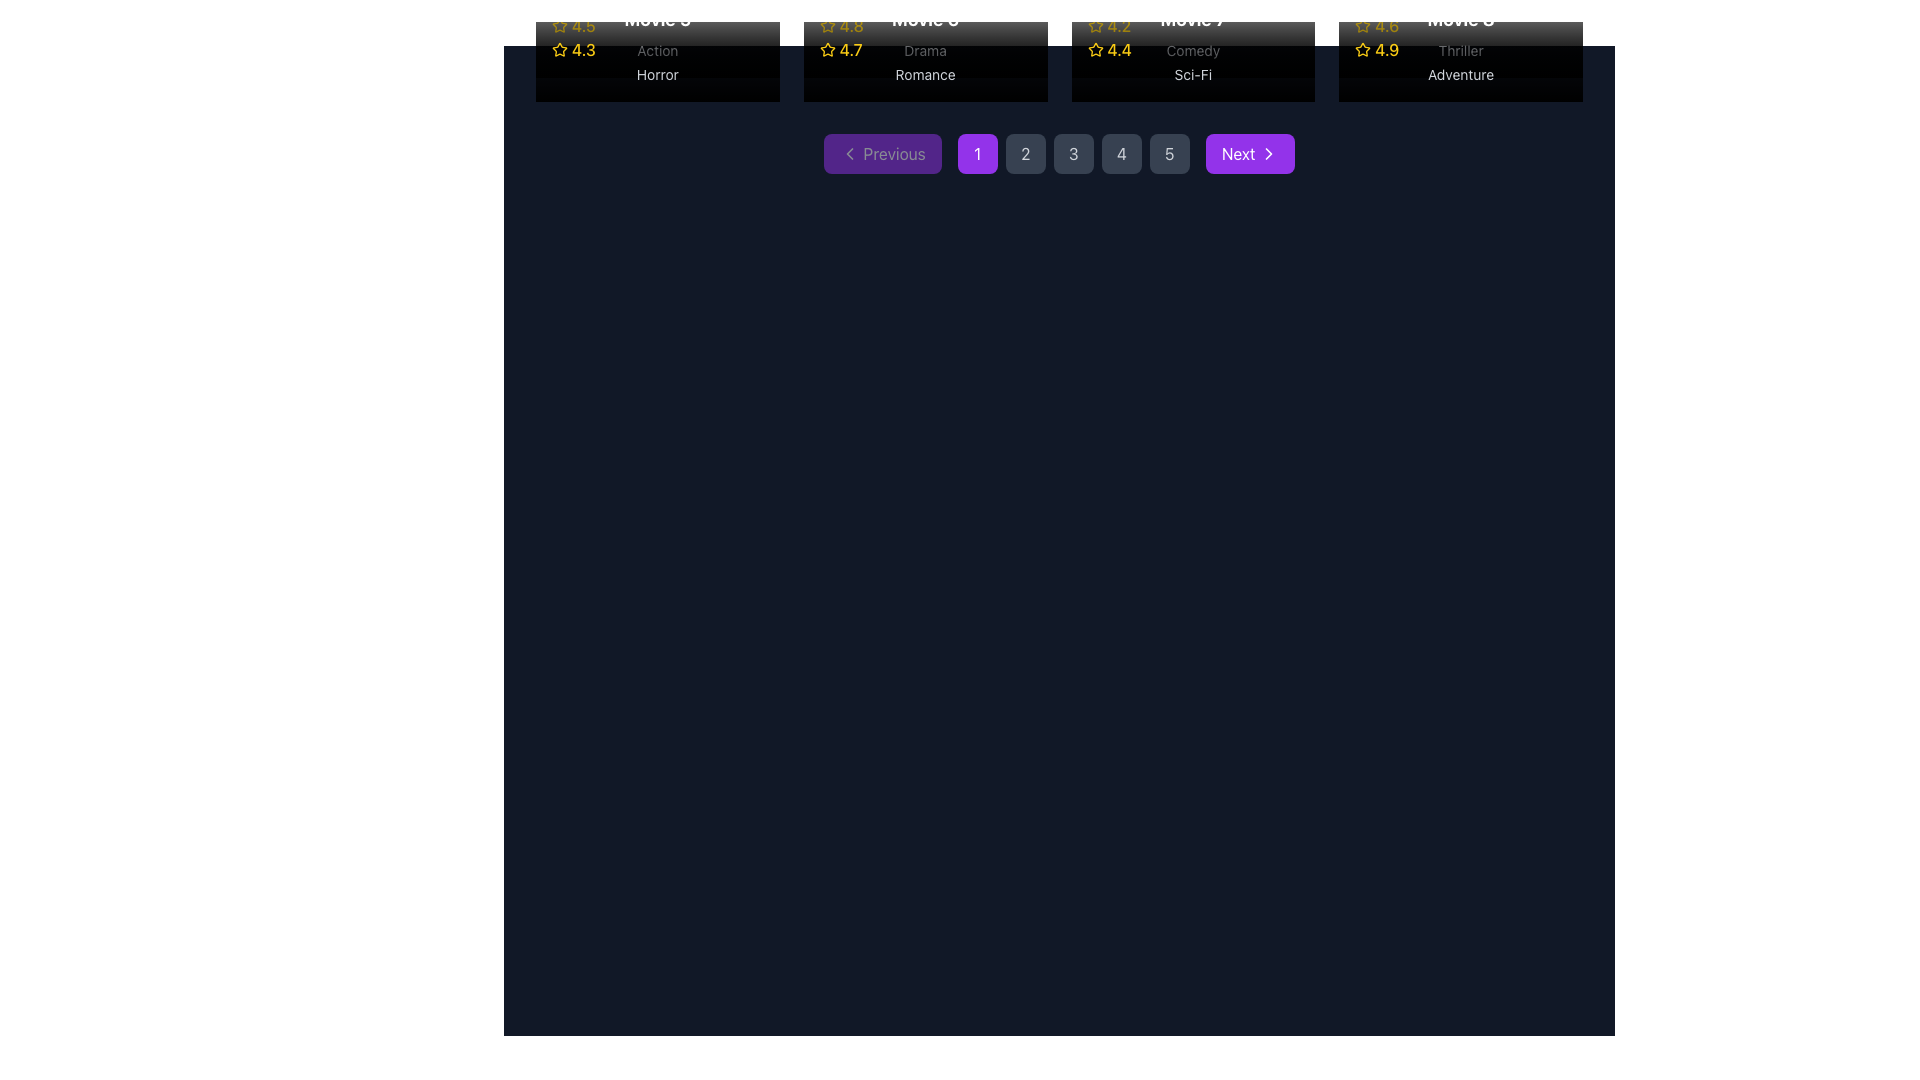 The width and height of the screenshot is (1920, 1080). What do you see at coordinates (560, 25) in the screenshot?
I see `the star icon representing the rating of 4.3, located to the left of the text` at bounding box center [560, 25].